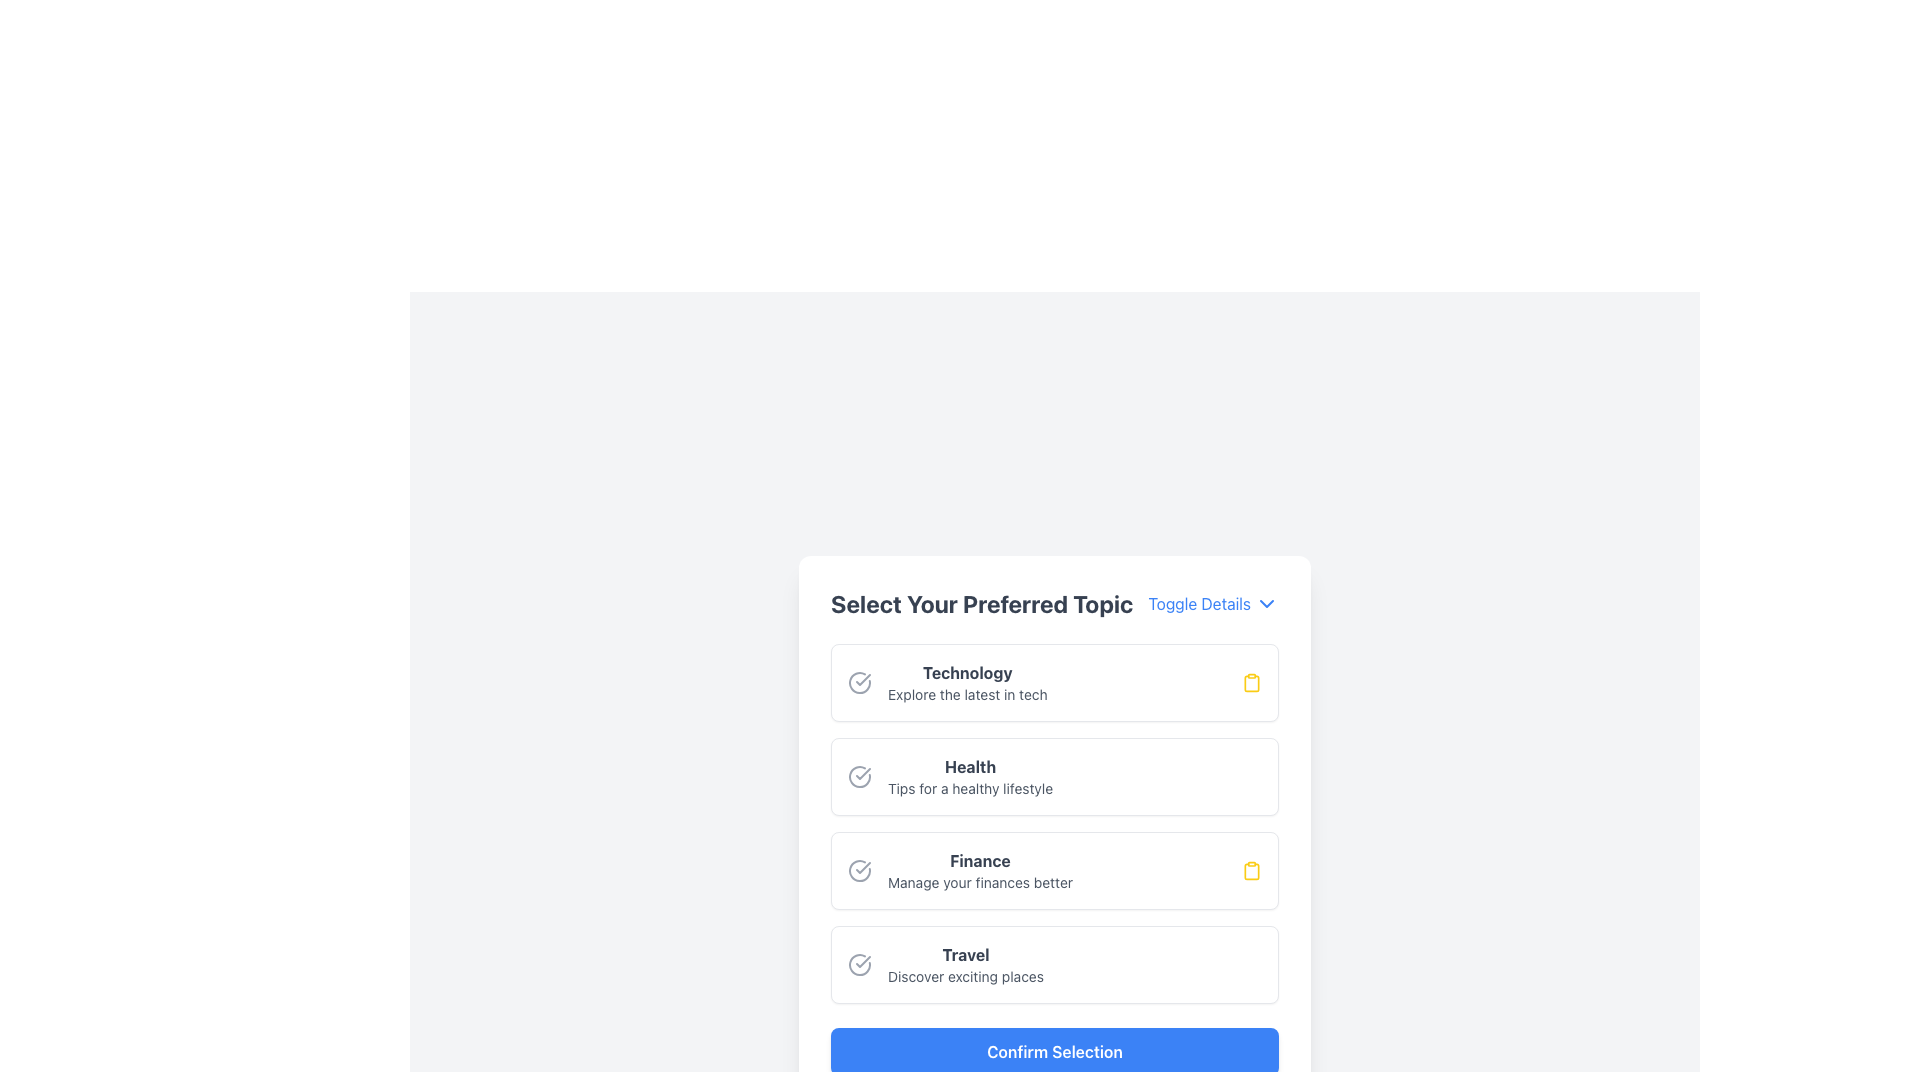  Describe the element at coordinates (965, 954) in the screenshot. I see `Text Label that serves as the title for the Travel topic, which is located below 'Finance' and above the 'Confirm Selection' button` at that location.